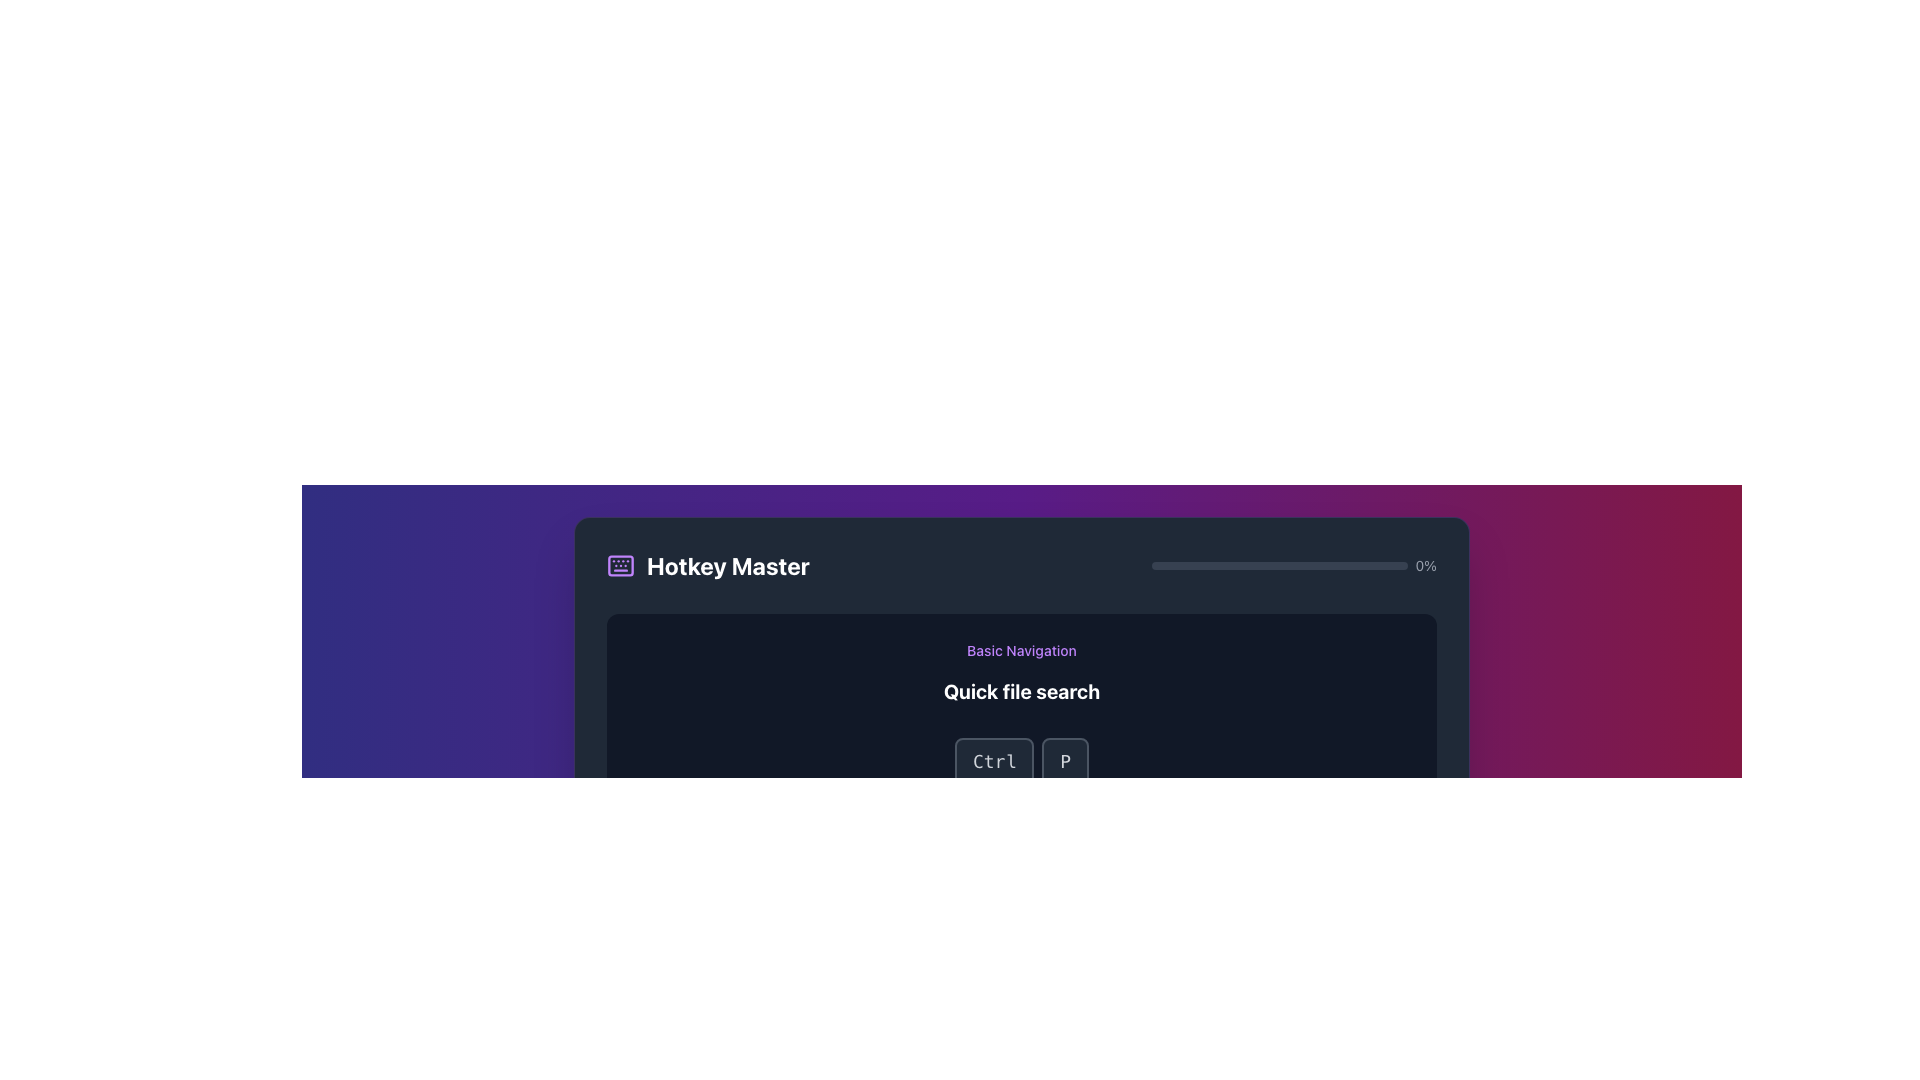 The width and height of the screenshot is (1920, 1080). What do you see at coordinates (708, 566) in the screenshot?
I see `the icon component of the 'Hotkey Master' heading located on the left side of the header section` at bounding box center [708, 566].